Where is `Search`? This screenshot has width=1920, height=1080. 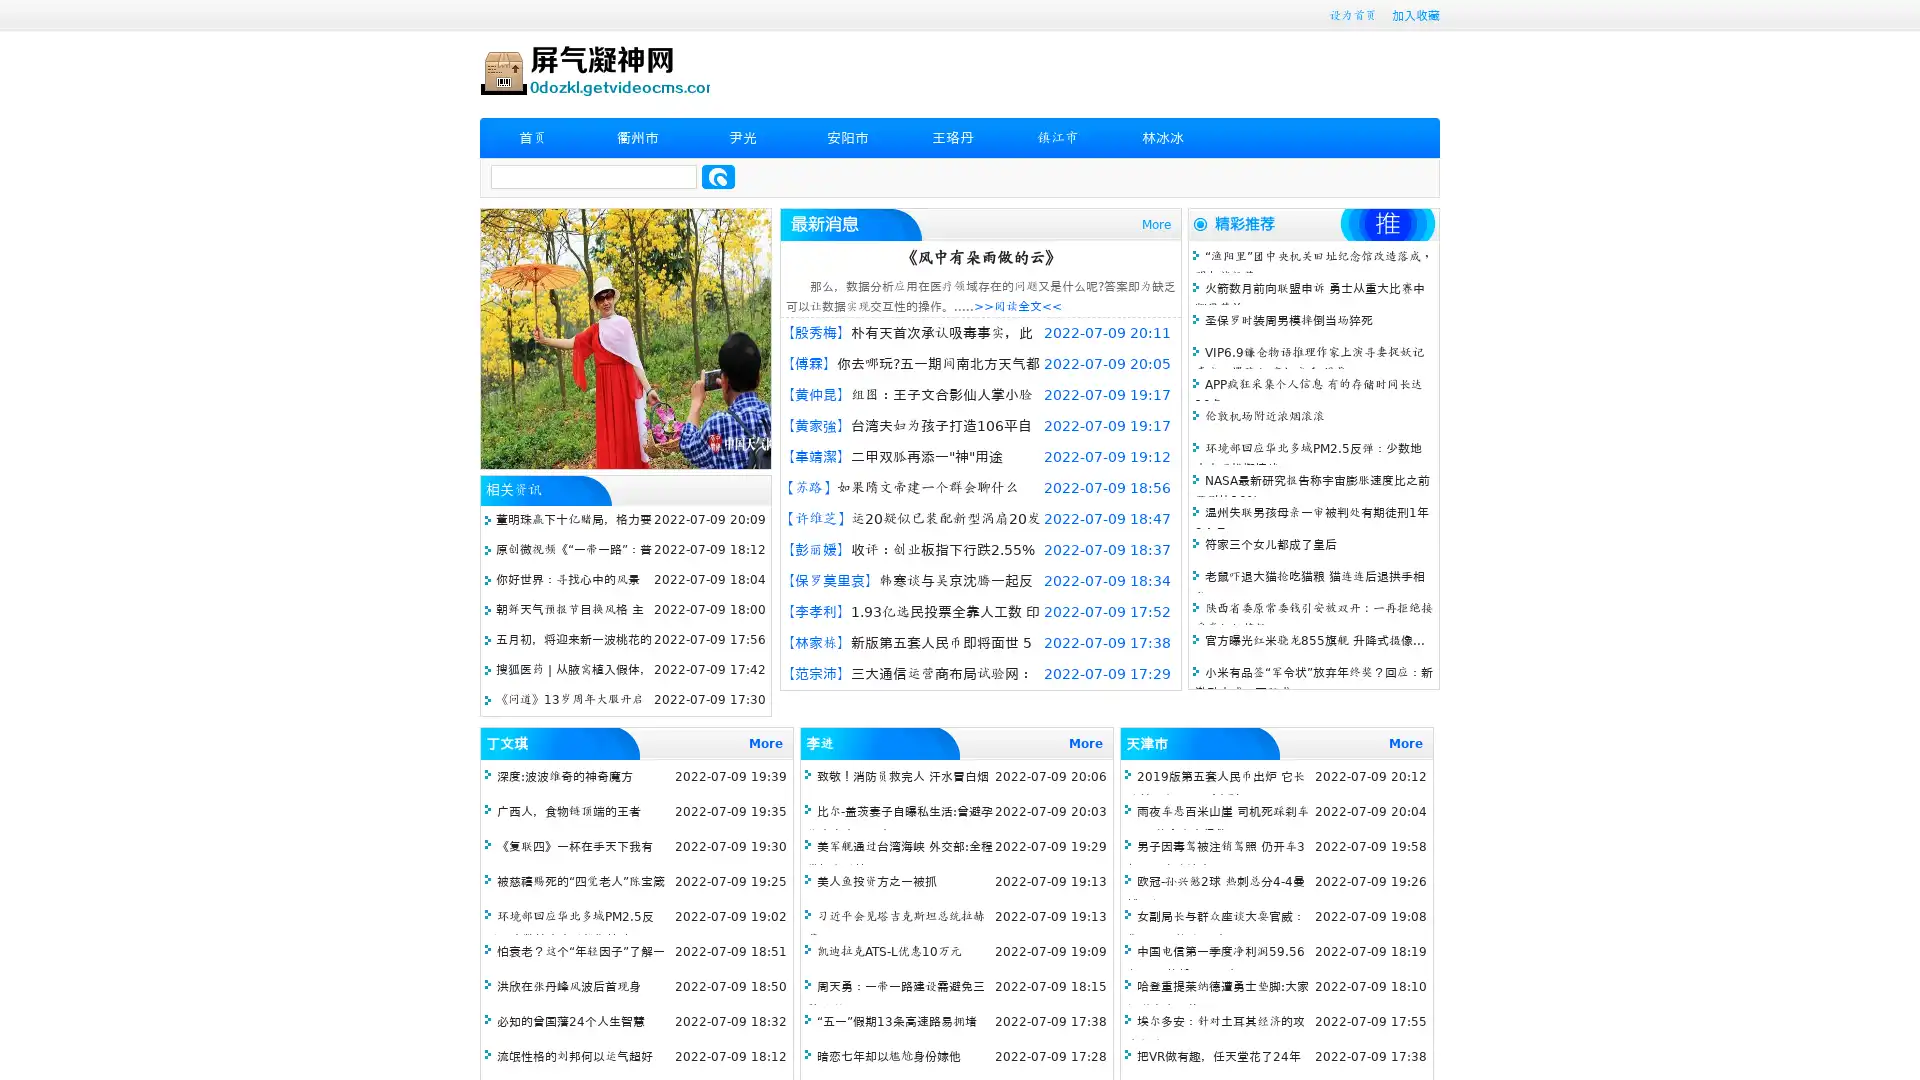 Search is located at coordinates (718, 176).